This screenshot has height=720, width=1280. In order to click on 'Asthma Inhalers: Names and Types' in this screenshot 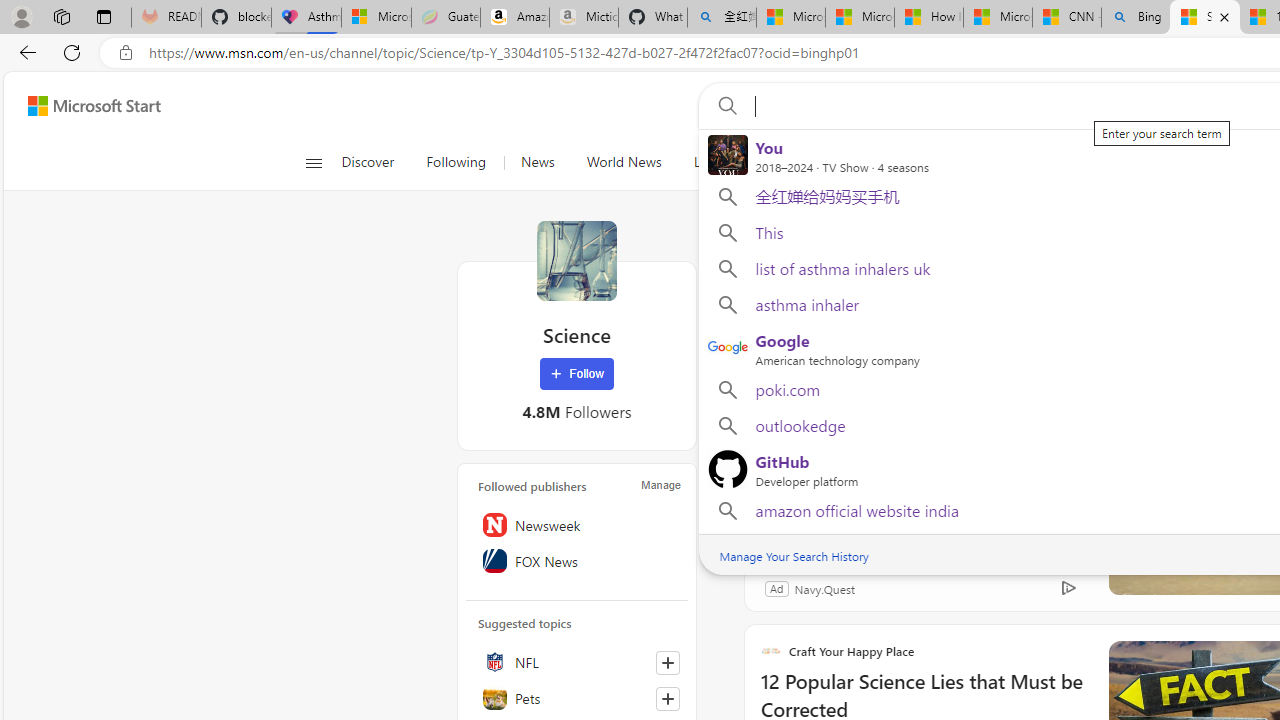, I will do `click(304, 17)`.